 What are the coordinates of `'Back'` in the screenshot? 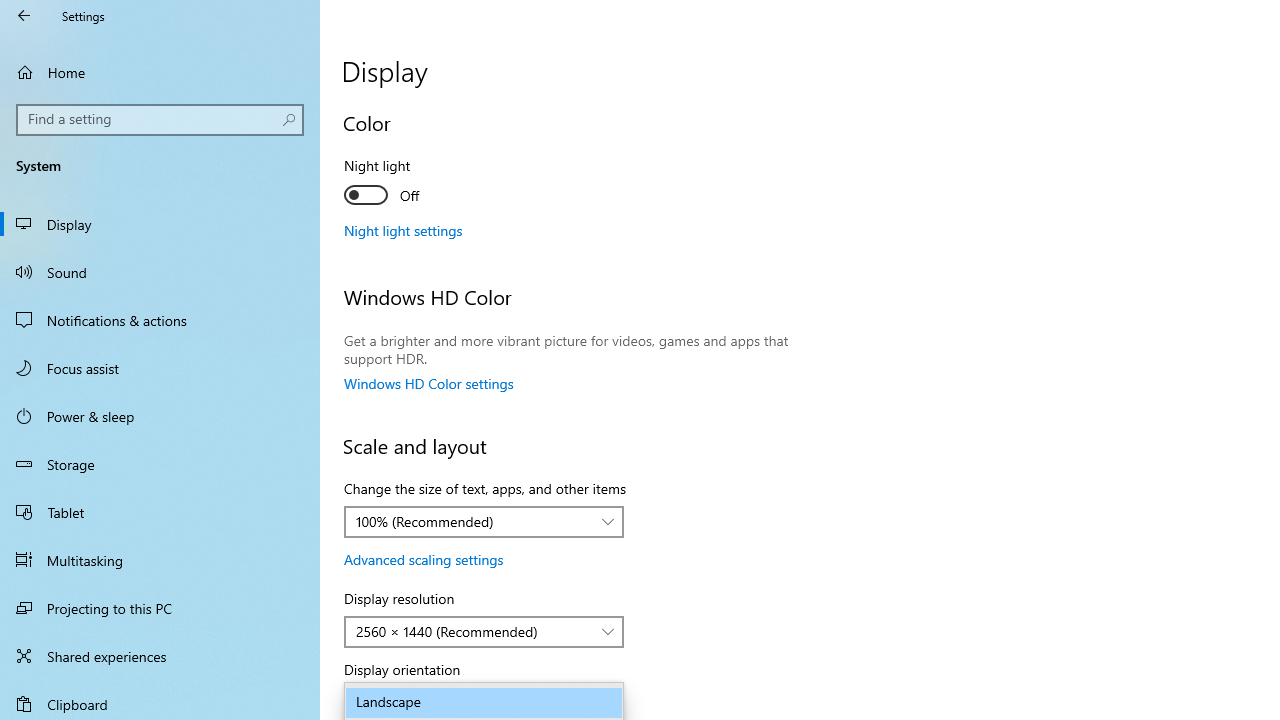 It's located at (24, 15).